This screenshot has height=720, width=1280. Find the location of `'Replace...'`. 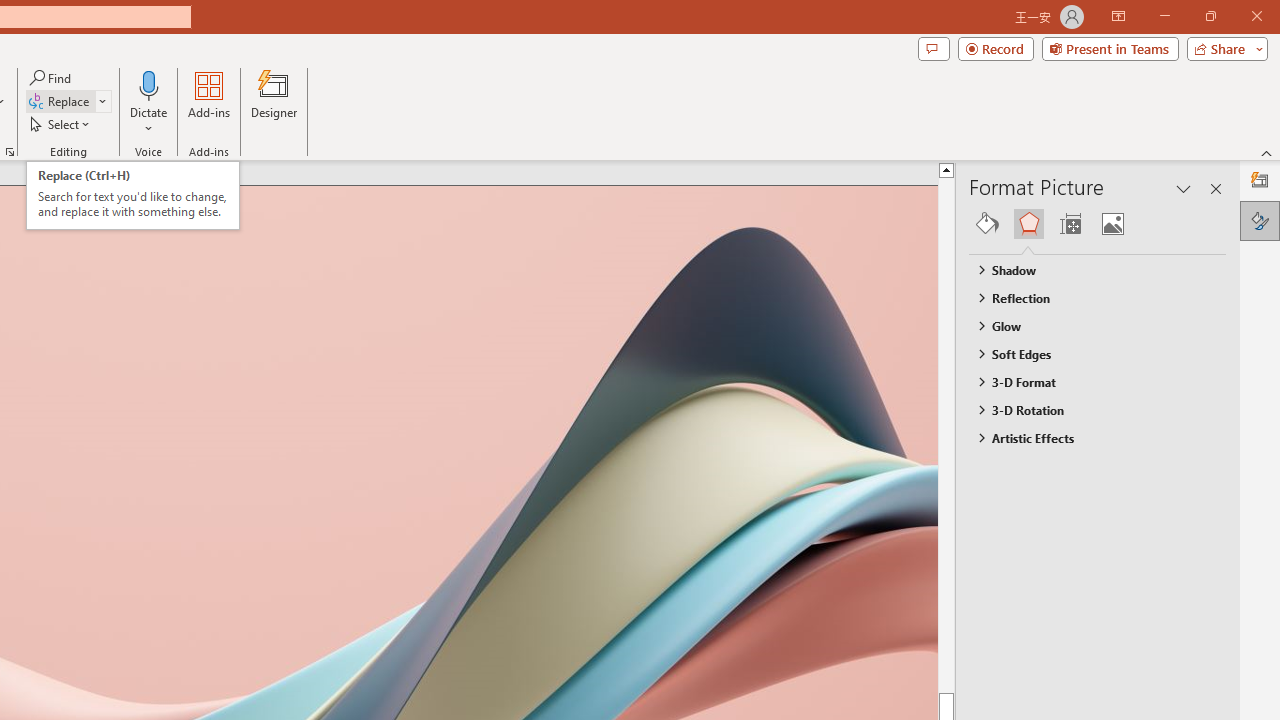

'Replace...' is located at coordinates (60, 101).